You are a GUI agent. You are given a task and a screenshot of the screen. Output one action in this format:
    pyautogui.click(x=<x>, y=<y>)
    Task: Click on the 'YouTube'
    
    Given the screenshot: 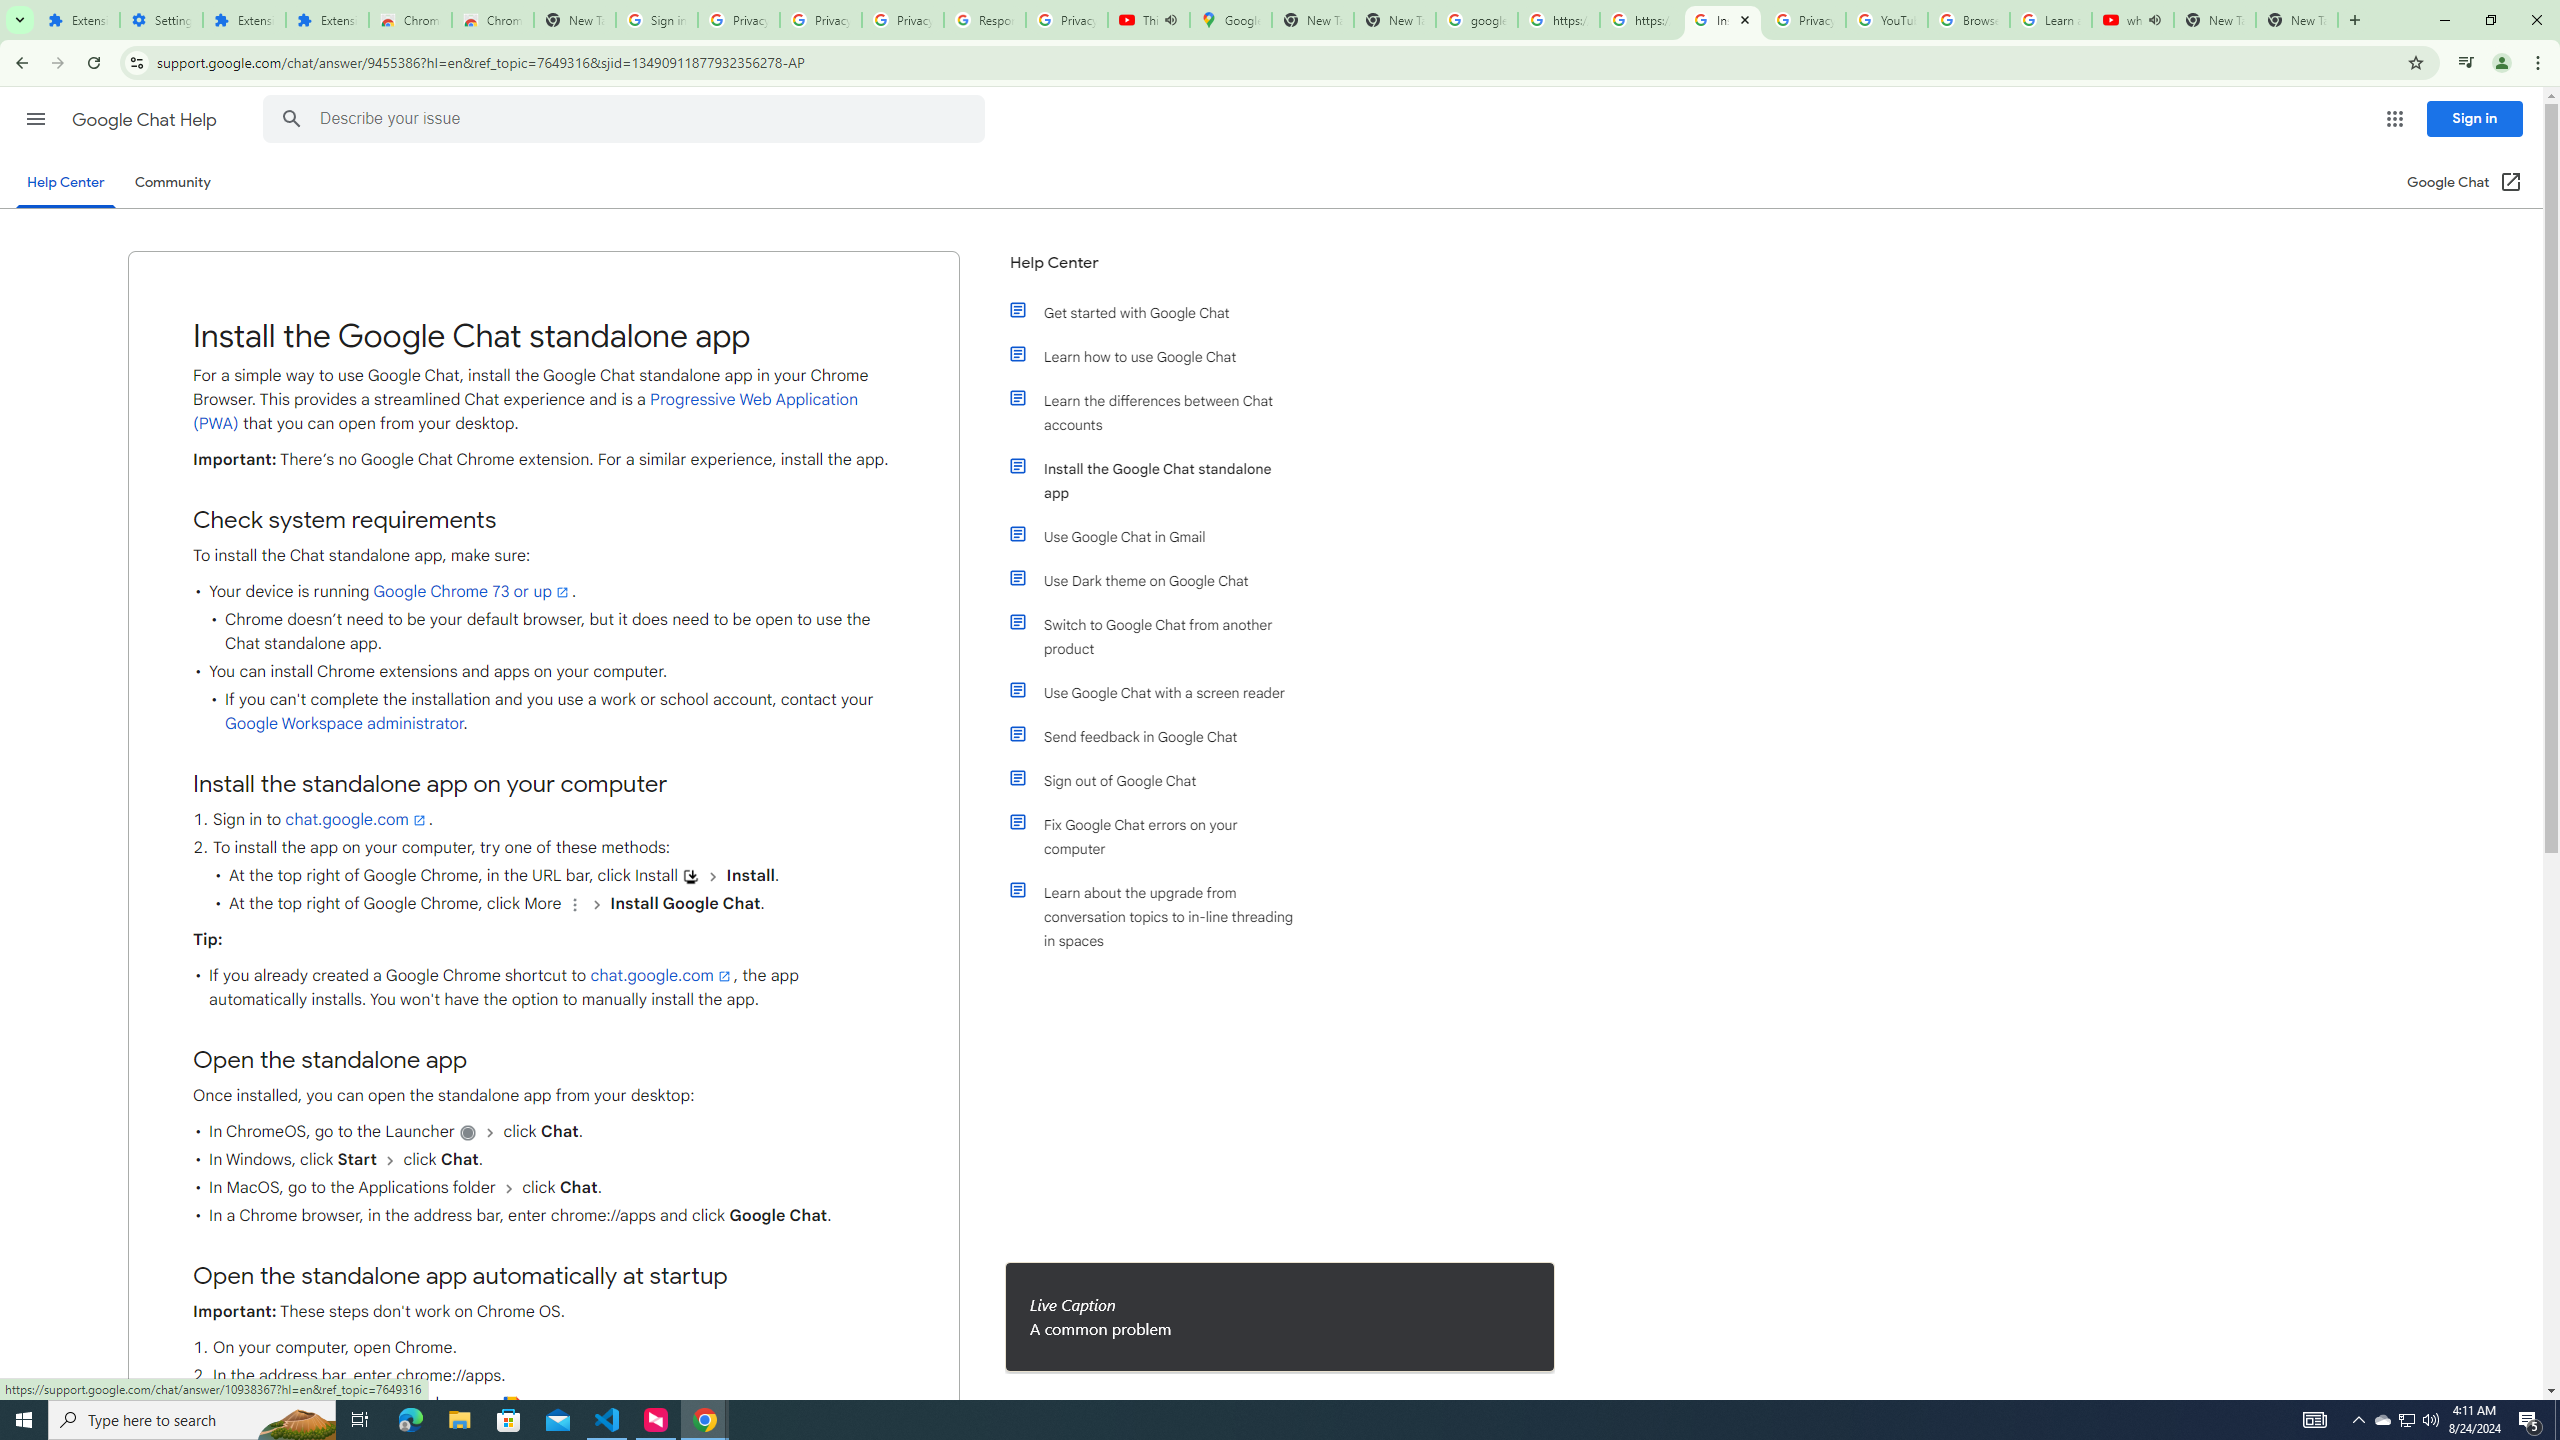 What is the action you would take?
    pyautogui.click(x=1887, y=19)
    